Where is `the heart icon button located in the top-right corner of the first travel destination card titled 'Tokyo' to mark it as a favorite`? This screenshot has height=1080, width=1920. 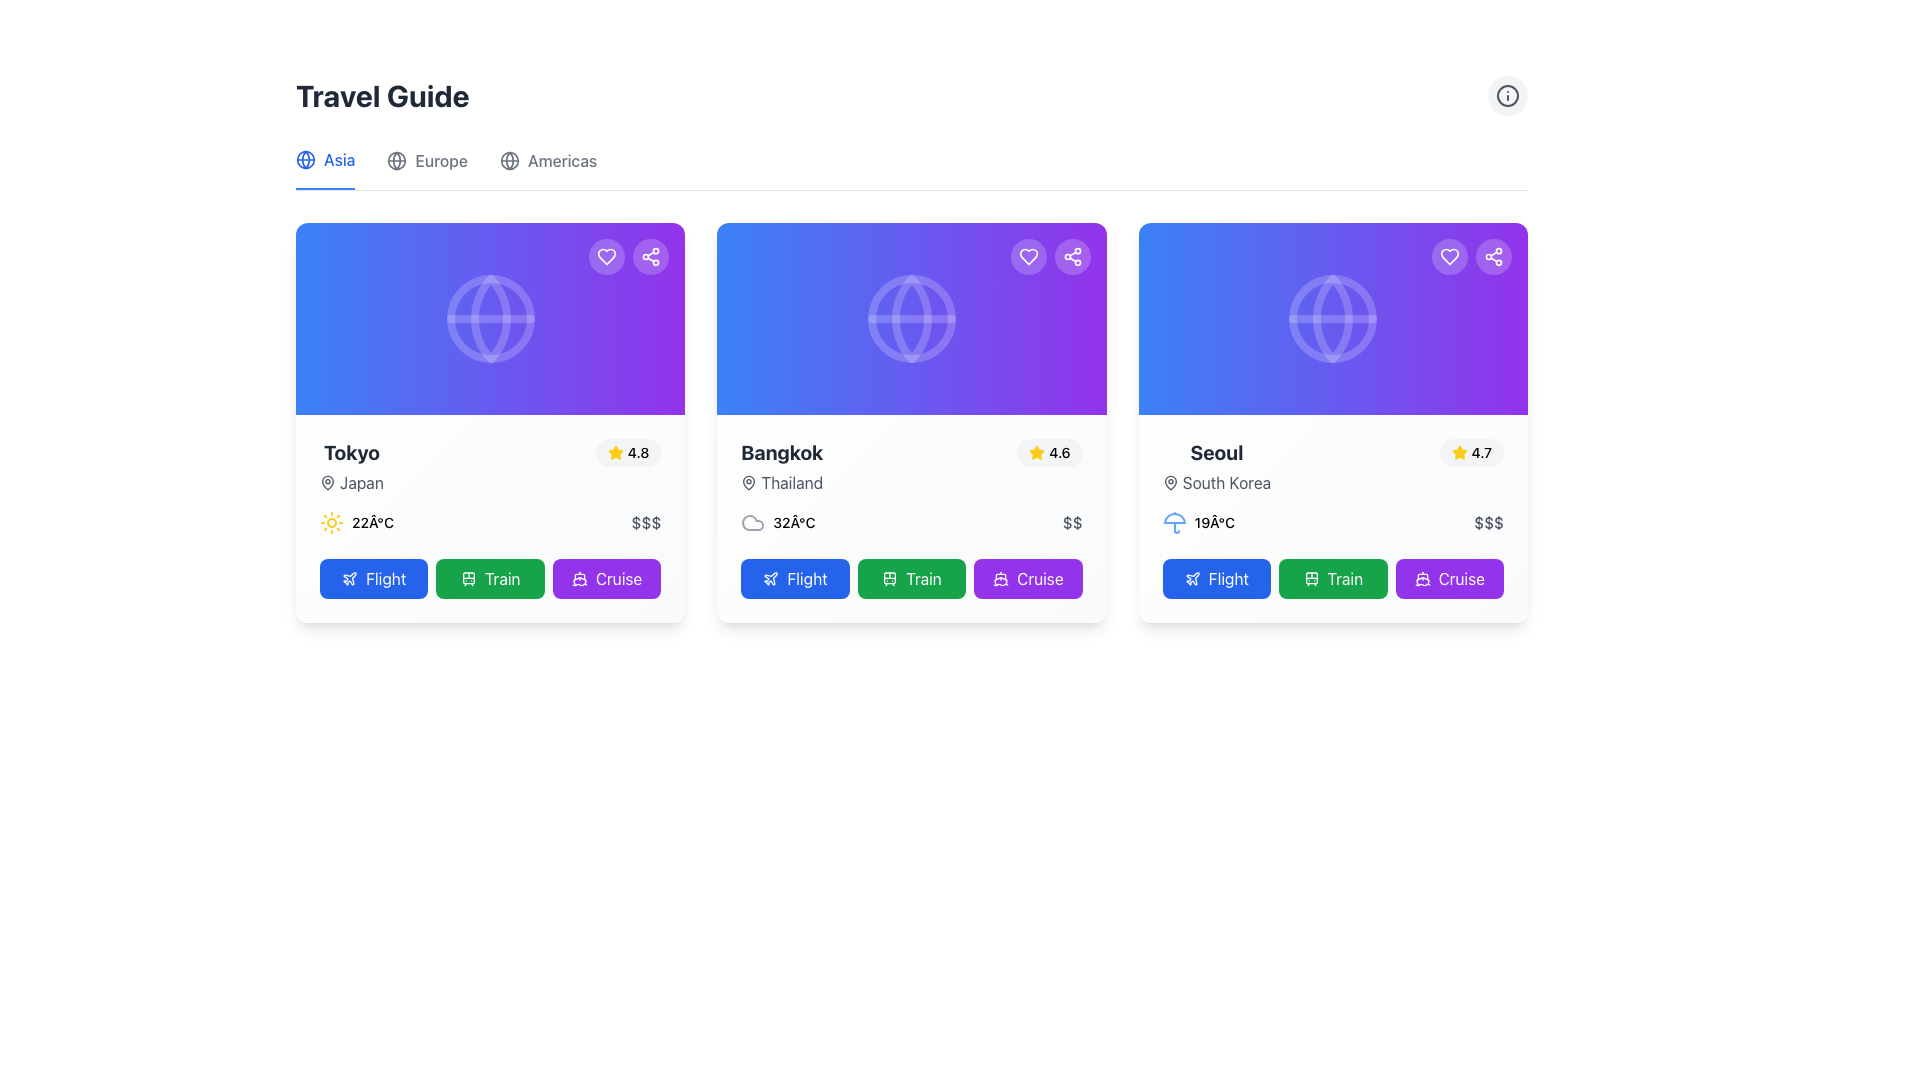
the heart icon button located in the top-right corner of the first travel destination card titled 'Tokyo' to mark it as a favorite is located at coordinates (606, 256).